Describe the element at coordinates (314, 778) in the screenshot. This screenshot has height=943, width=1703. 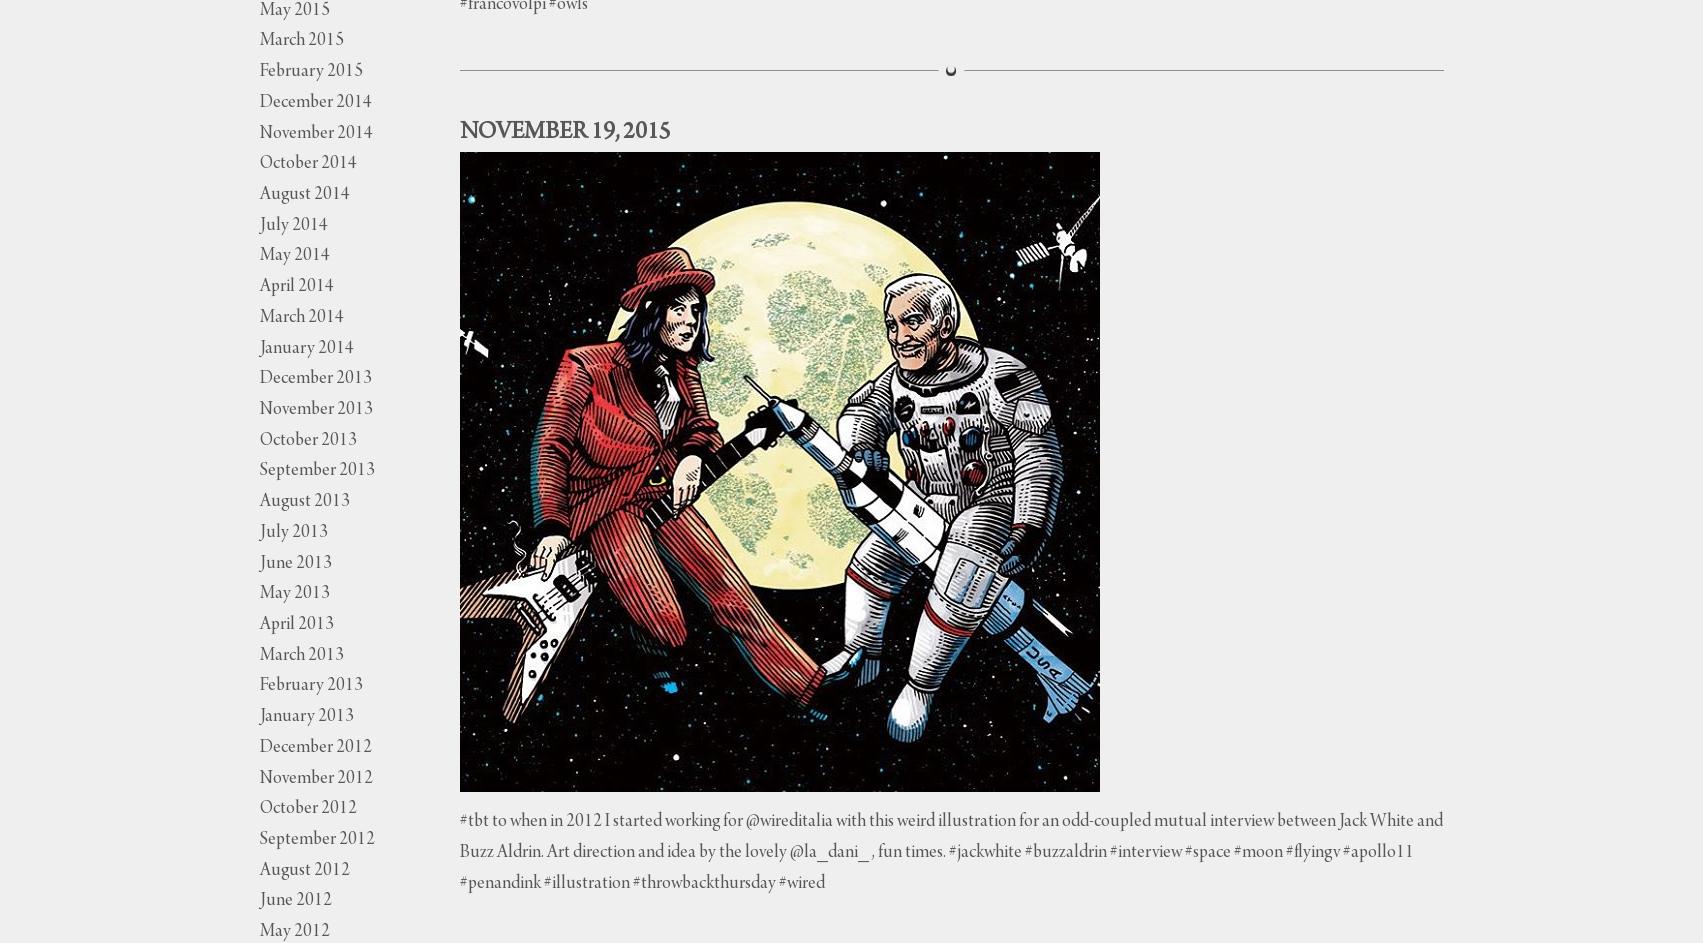
I see `'November 2012'` at that location.